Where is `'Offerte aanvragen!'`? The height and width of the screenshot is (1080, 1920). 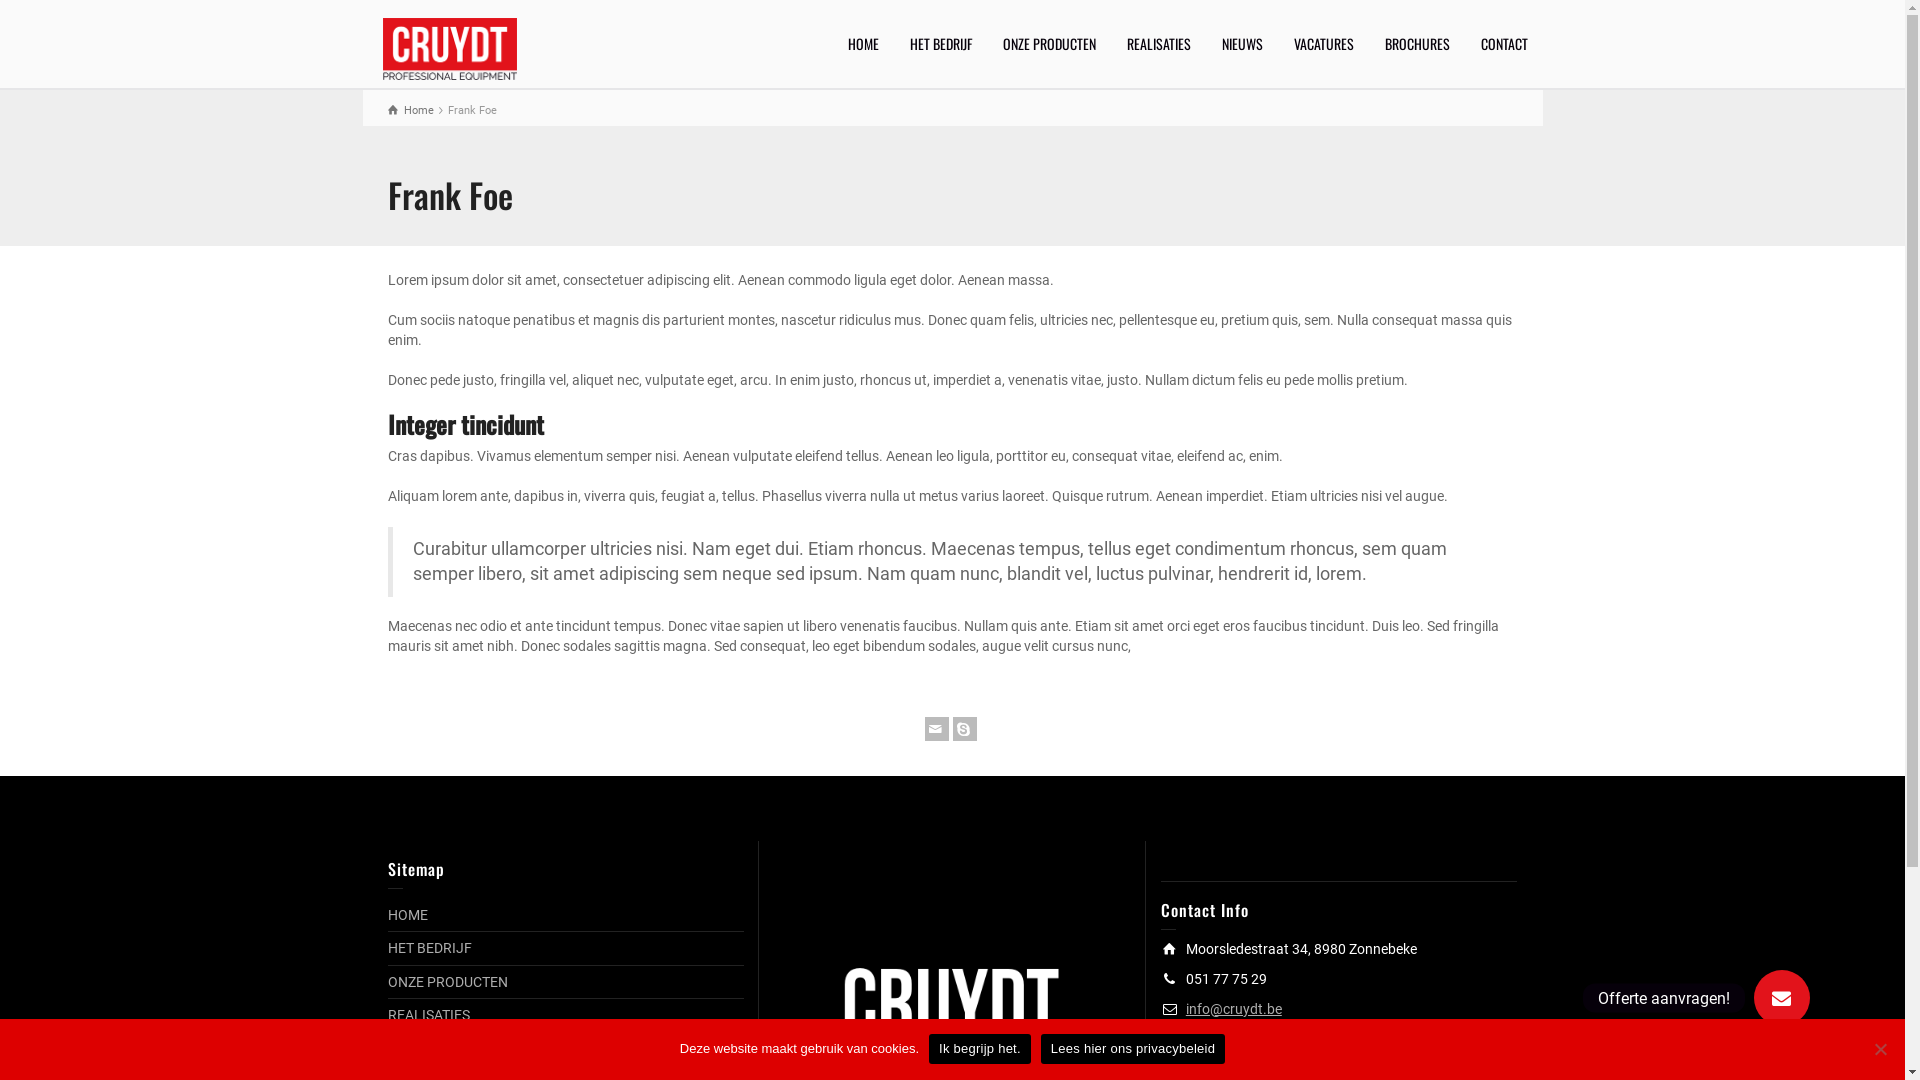
'Offerte aanvragen!' is located at coordinates (1781, 998).